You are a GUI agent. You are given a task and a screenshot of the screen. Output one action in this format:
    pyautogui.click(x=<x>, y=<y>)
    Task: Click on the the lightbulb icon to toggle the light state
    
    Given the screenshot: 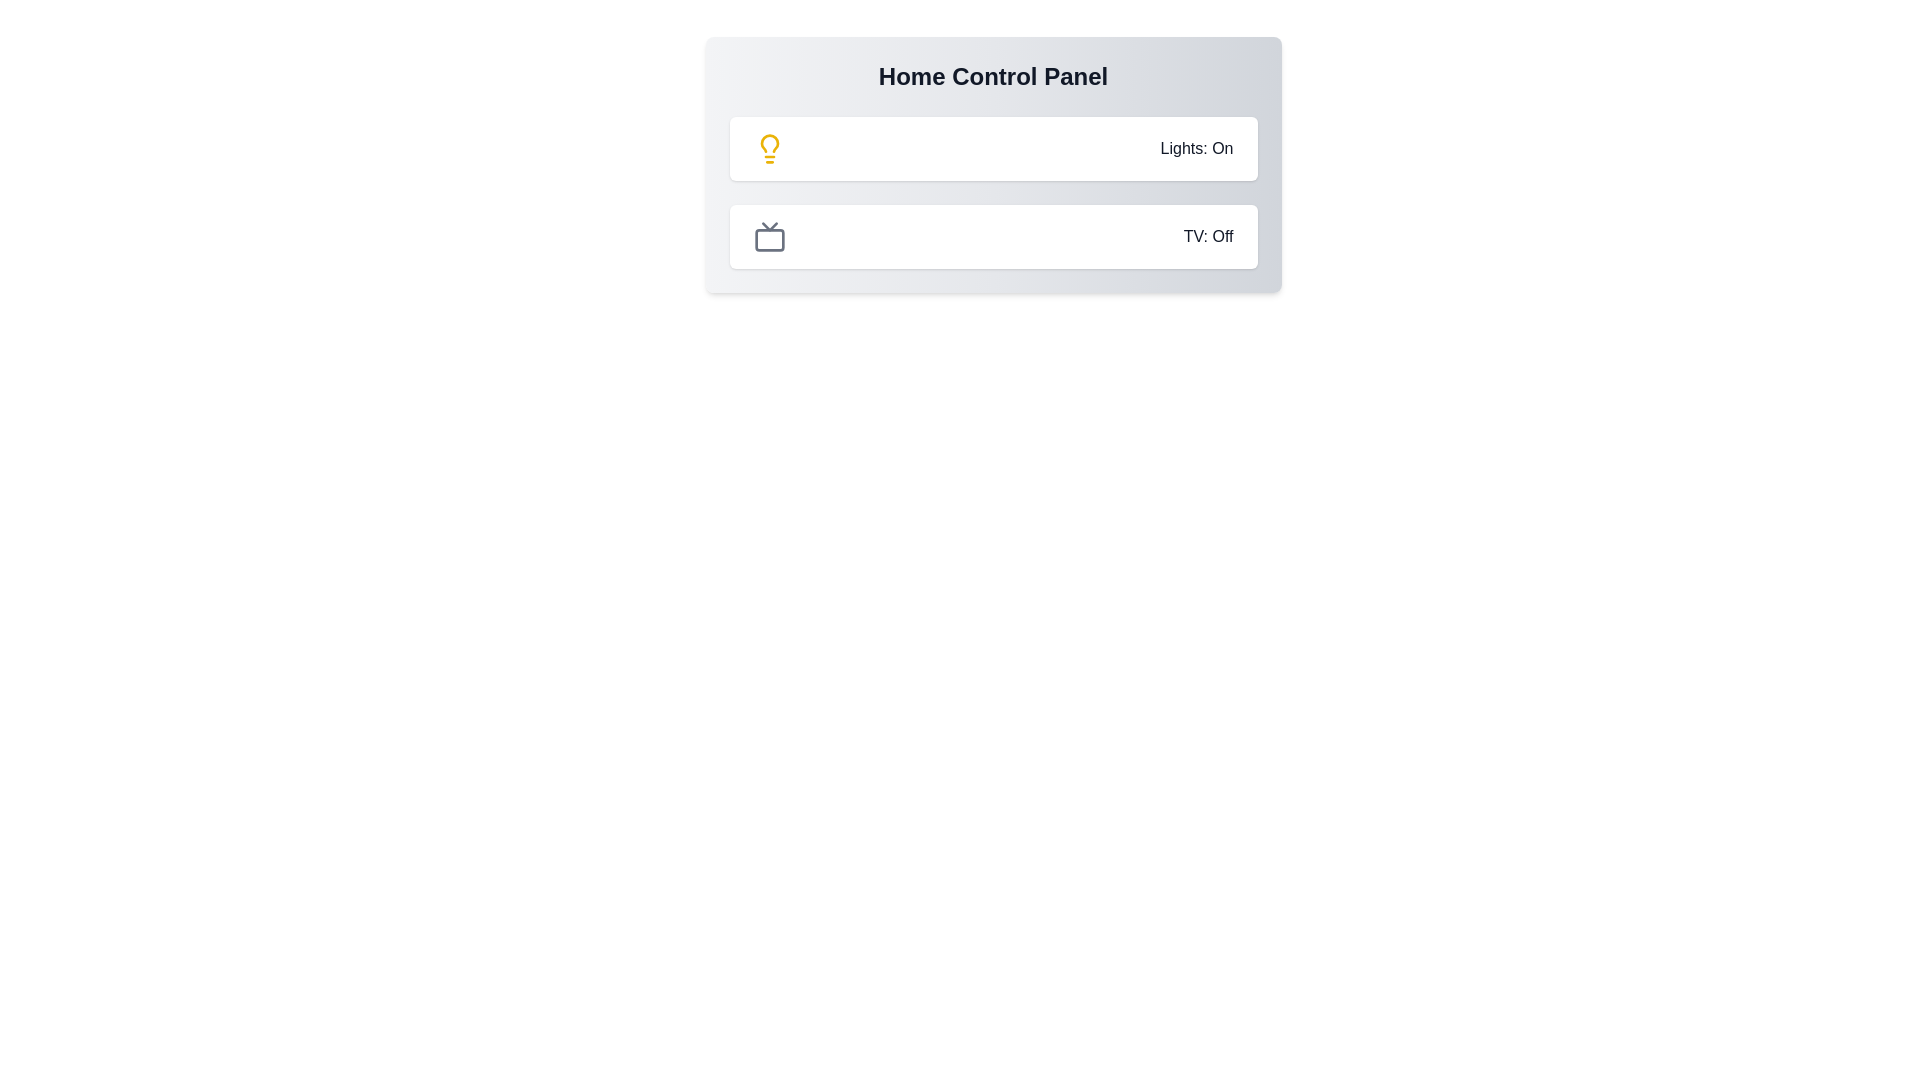 What is the action you would take?
    pyautogui.click(x=768, y=148)
    